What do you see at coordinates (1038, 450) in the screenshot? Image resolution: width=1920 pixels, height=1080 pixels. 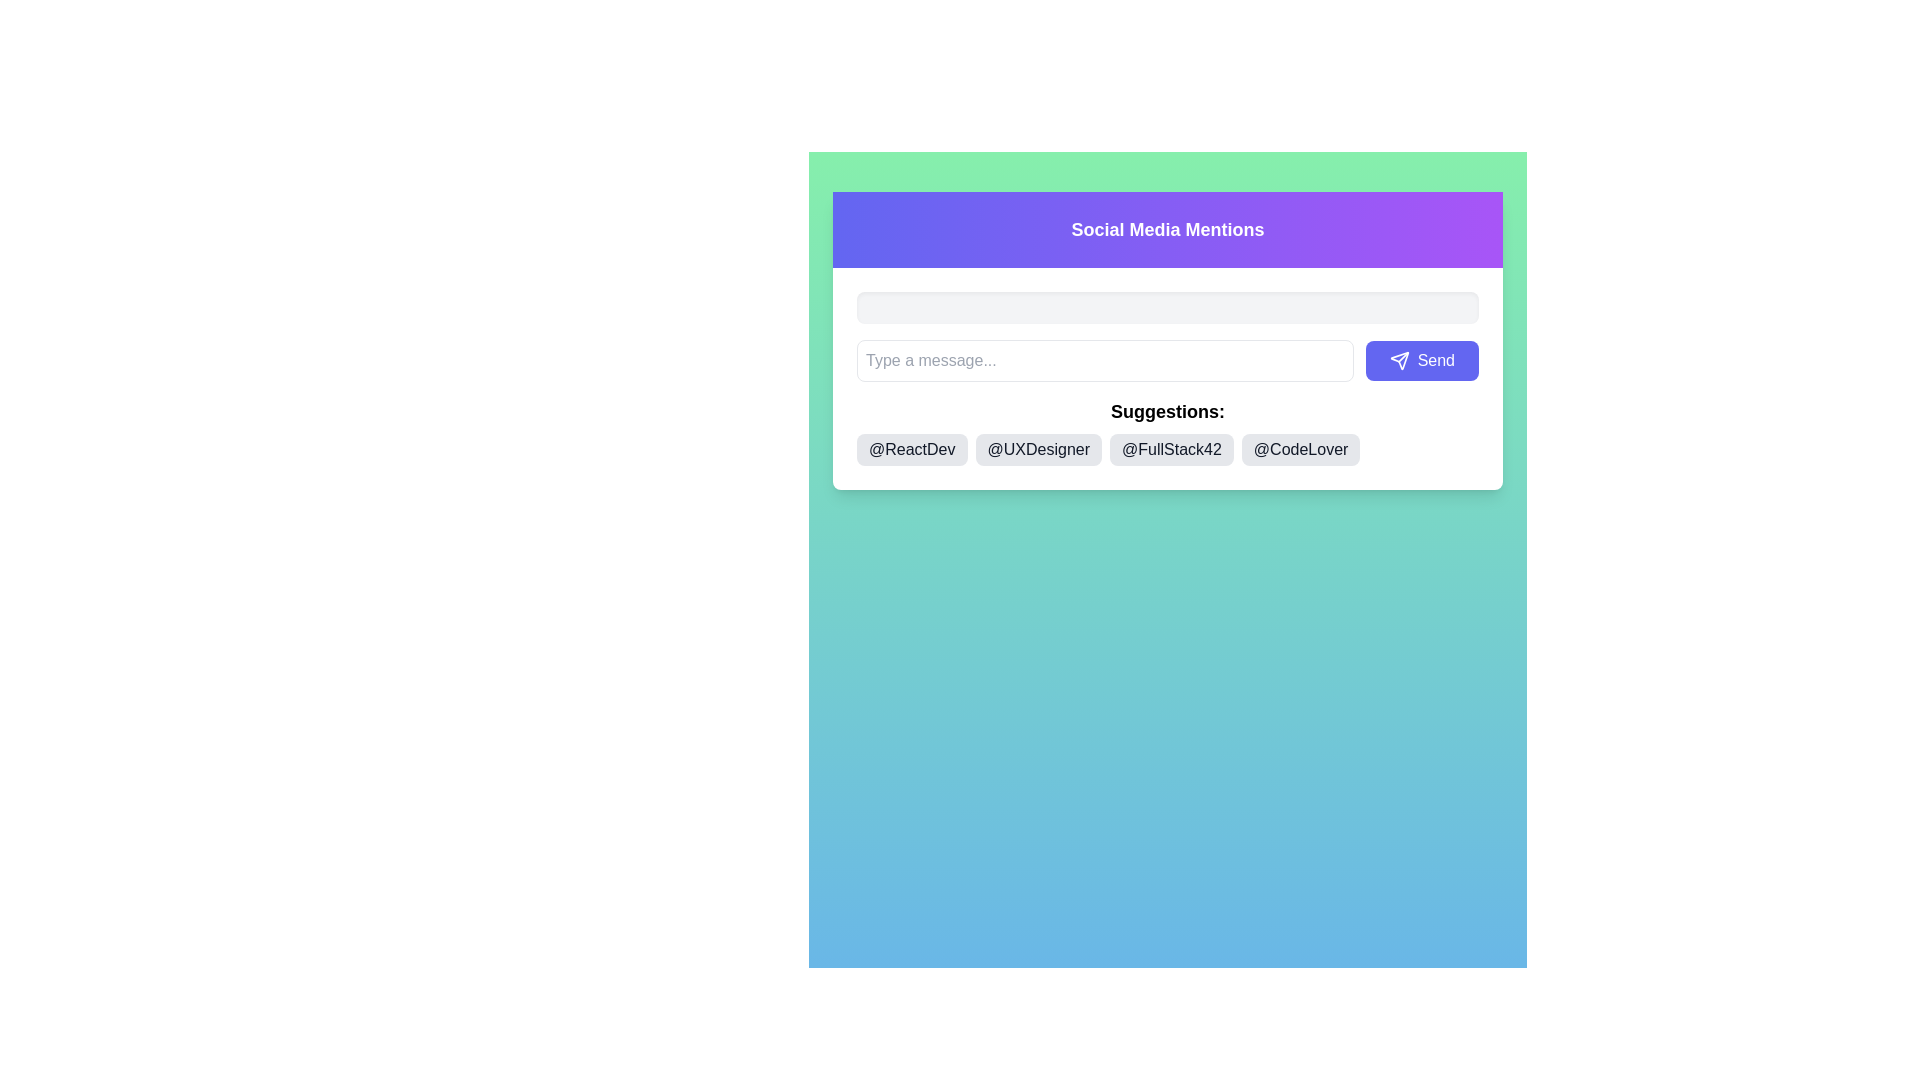 I see `the rounded rectangular button with the text '@UXDesigner'` at bounding box center [1038, 450].